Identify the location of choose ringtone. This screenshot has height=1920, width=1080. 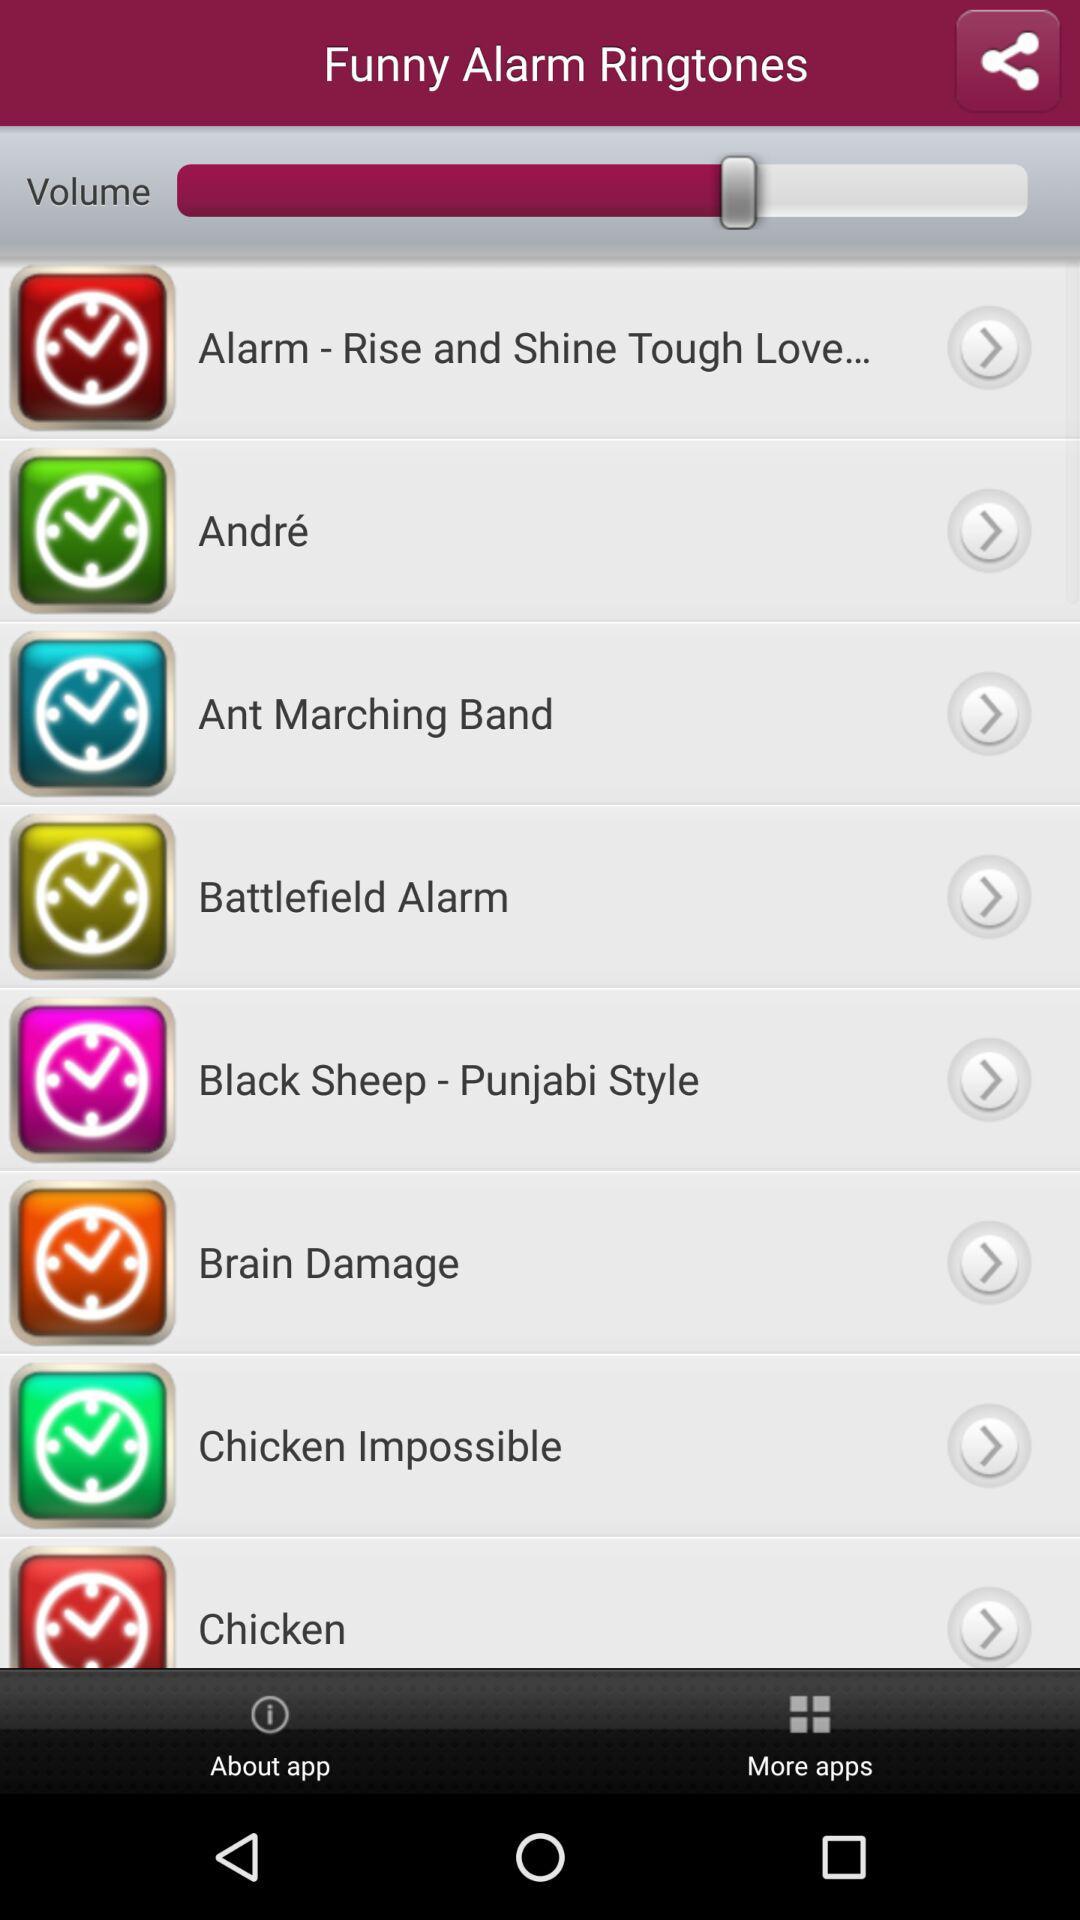
(987, 1602).